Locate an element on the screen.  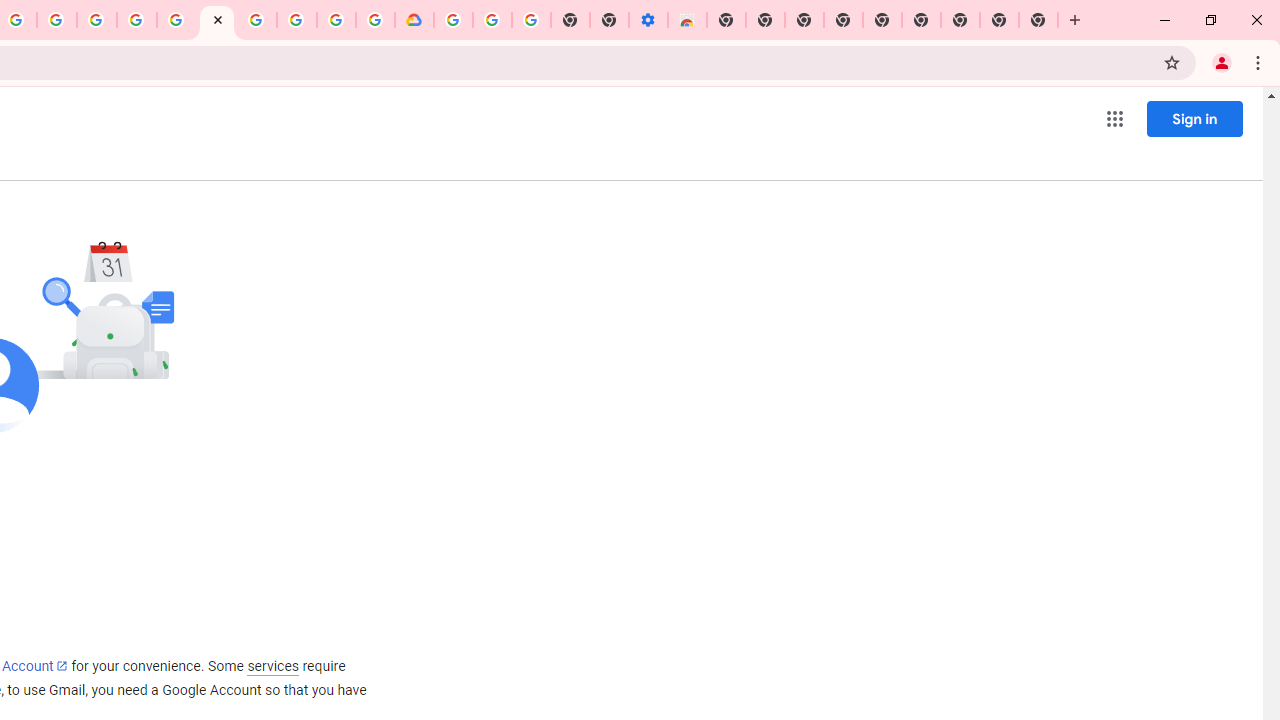
'services' is located at coordinates (272, 666).